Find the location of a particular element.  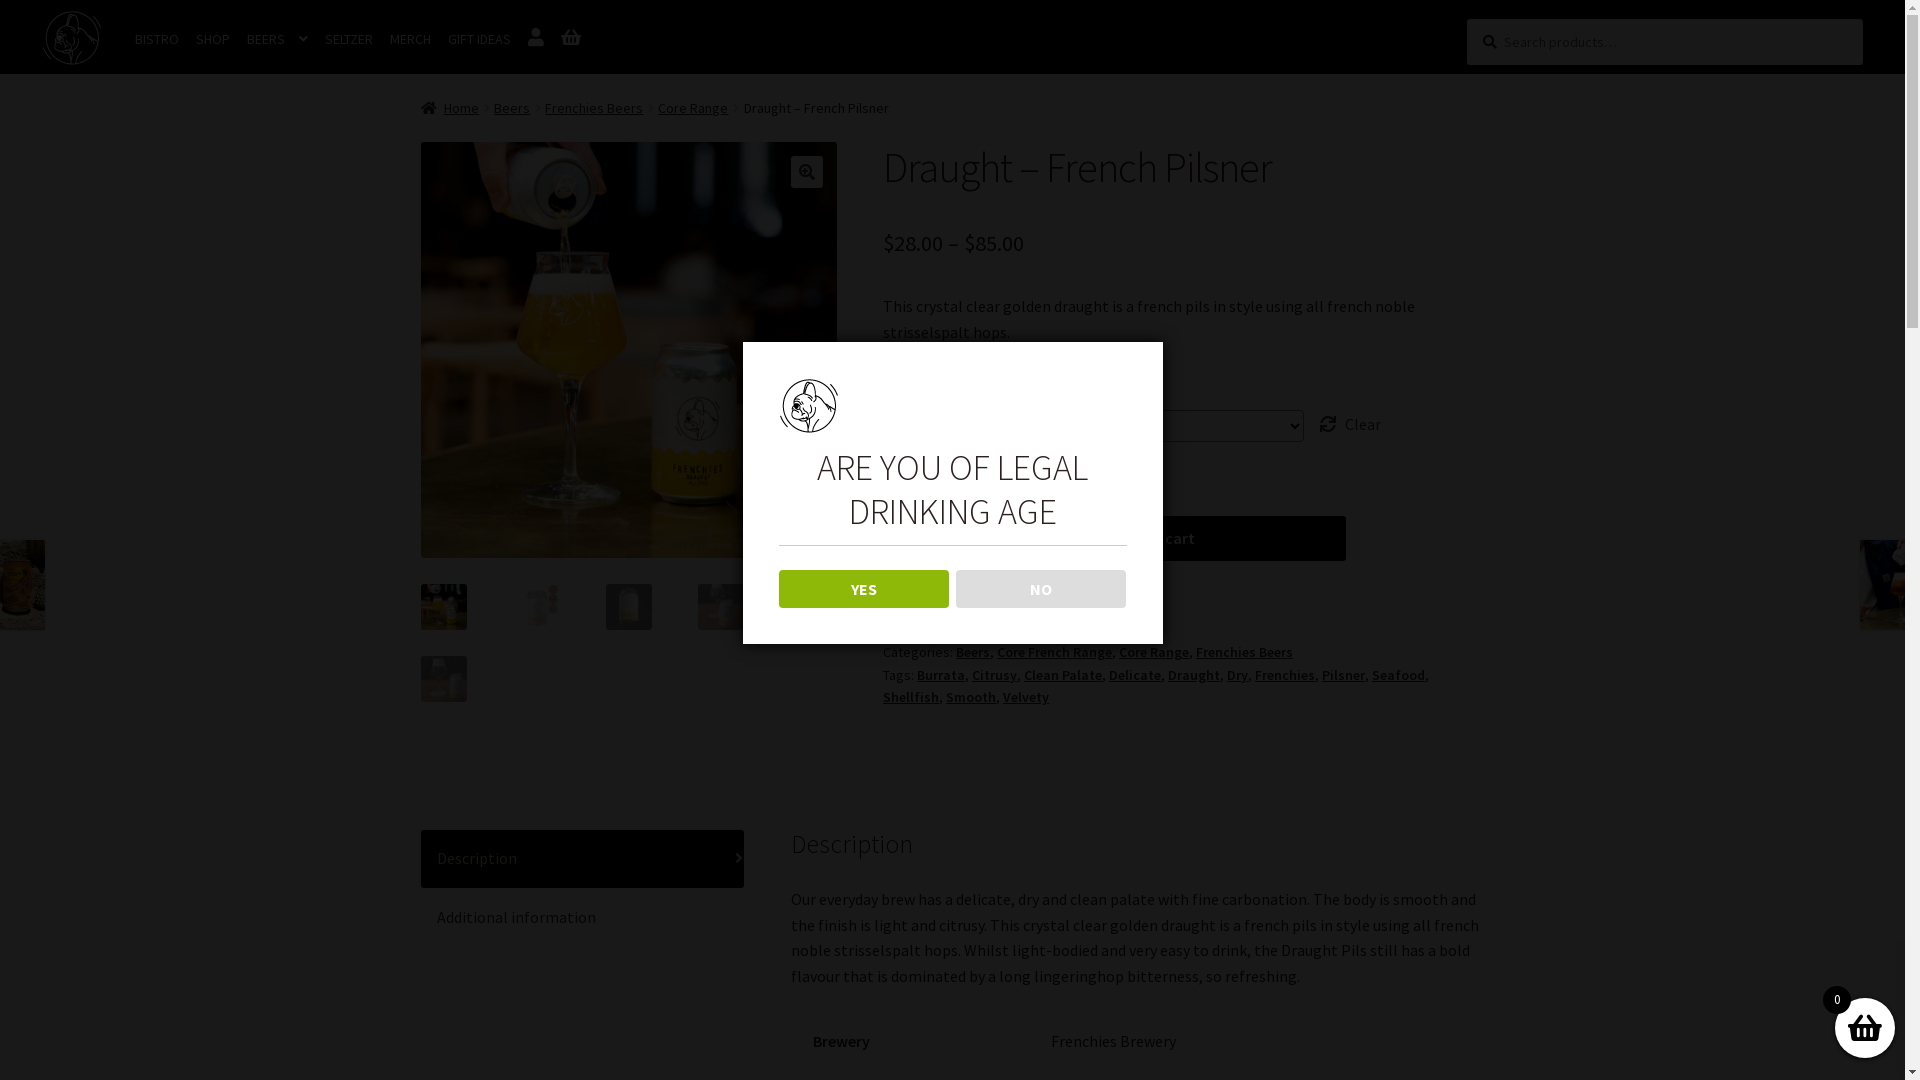

'Add to cart' is located at coordinates (1155, 538).